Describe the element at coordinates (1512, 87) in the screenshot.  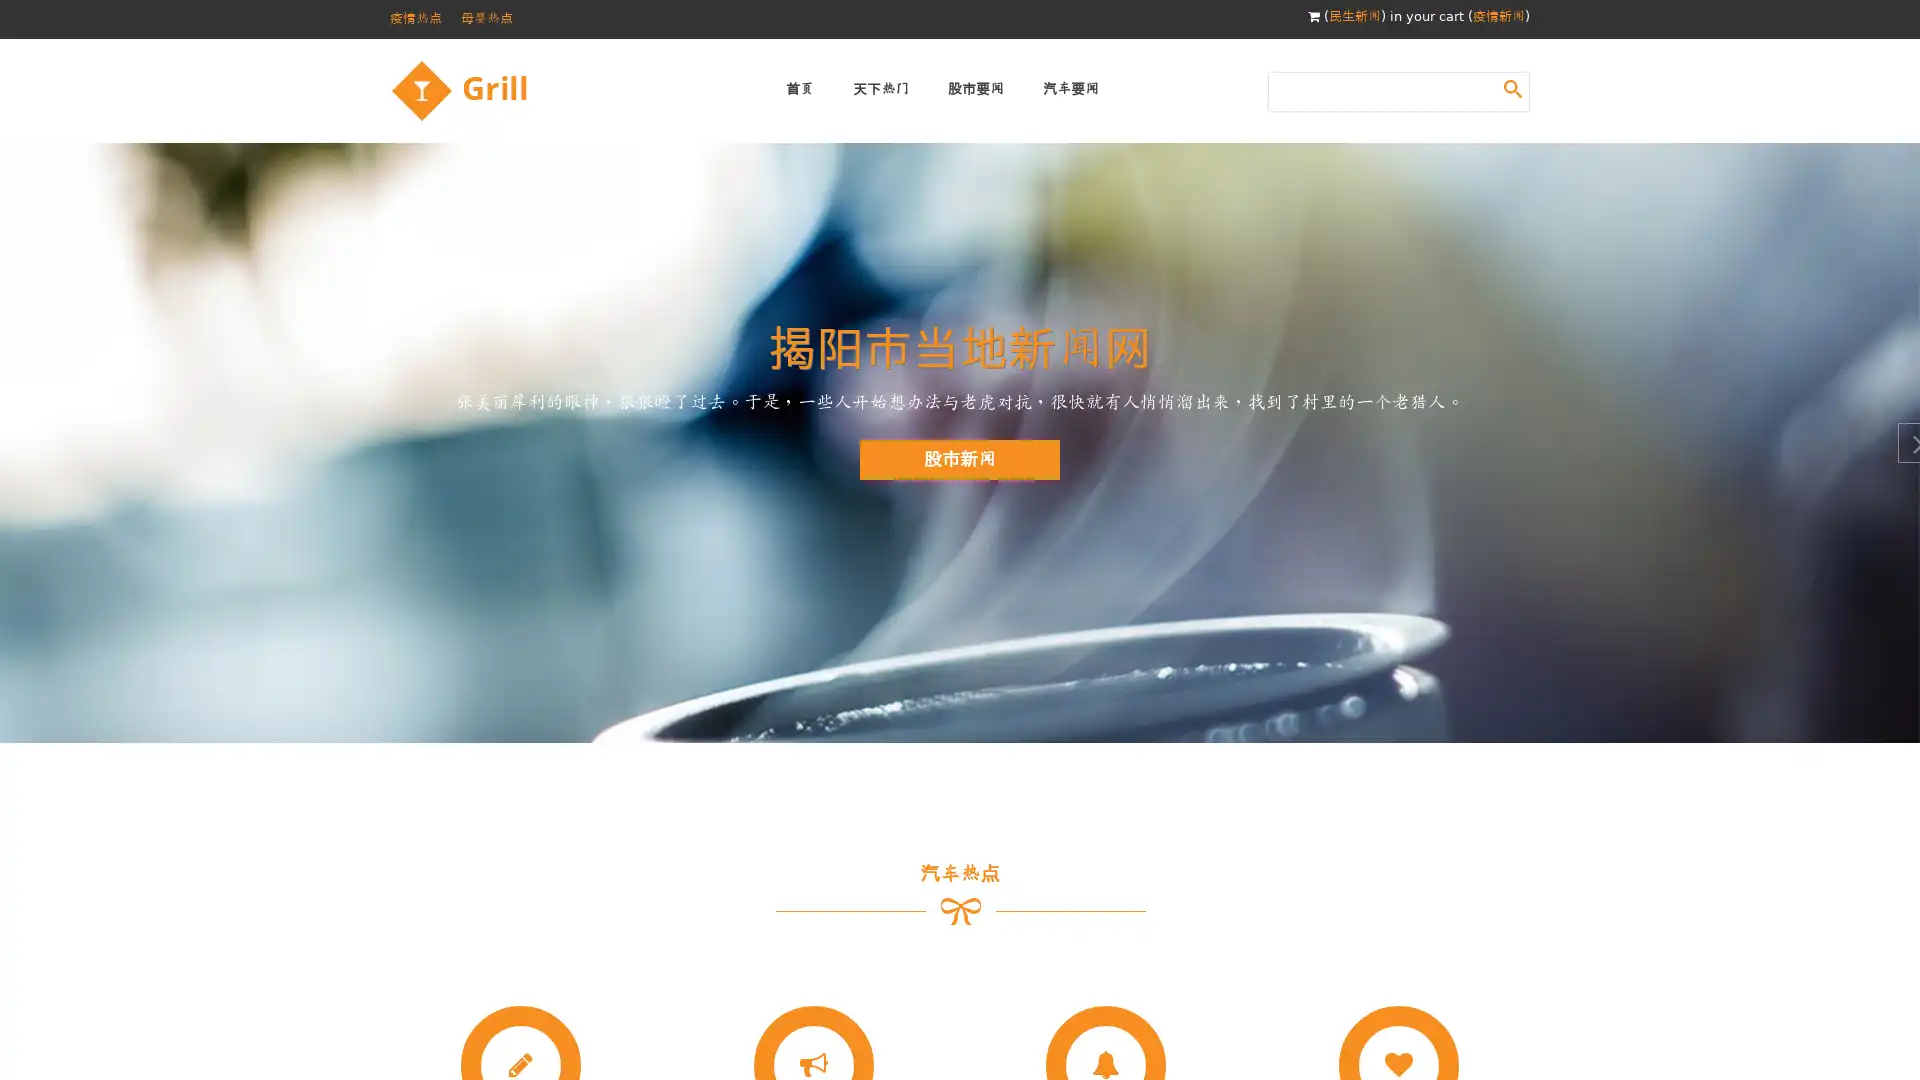
I see `Submit` at that location.